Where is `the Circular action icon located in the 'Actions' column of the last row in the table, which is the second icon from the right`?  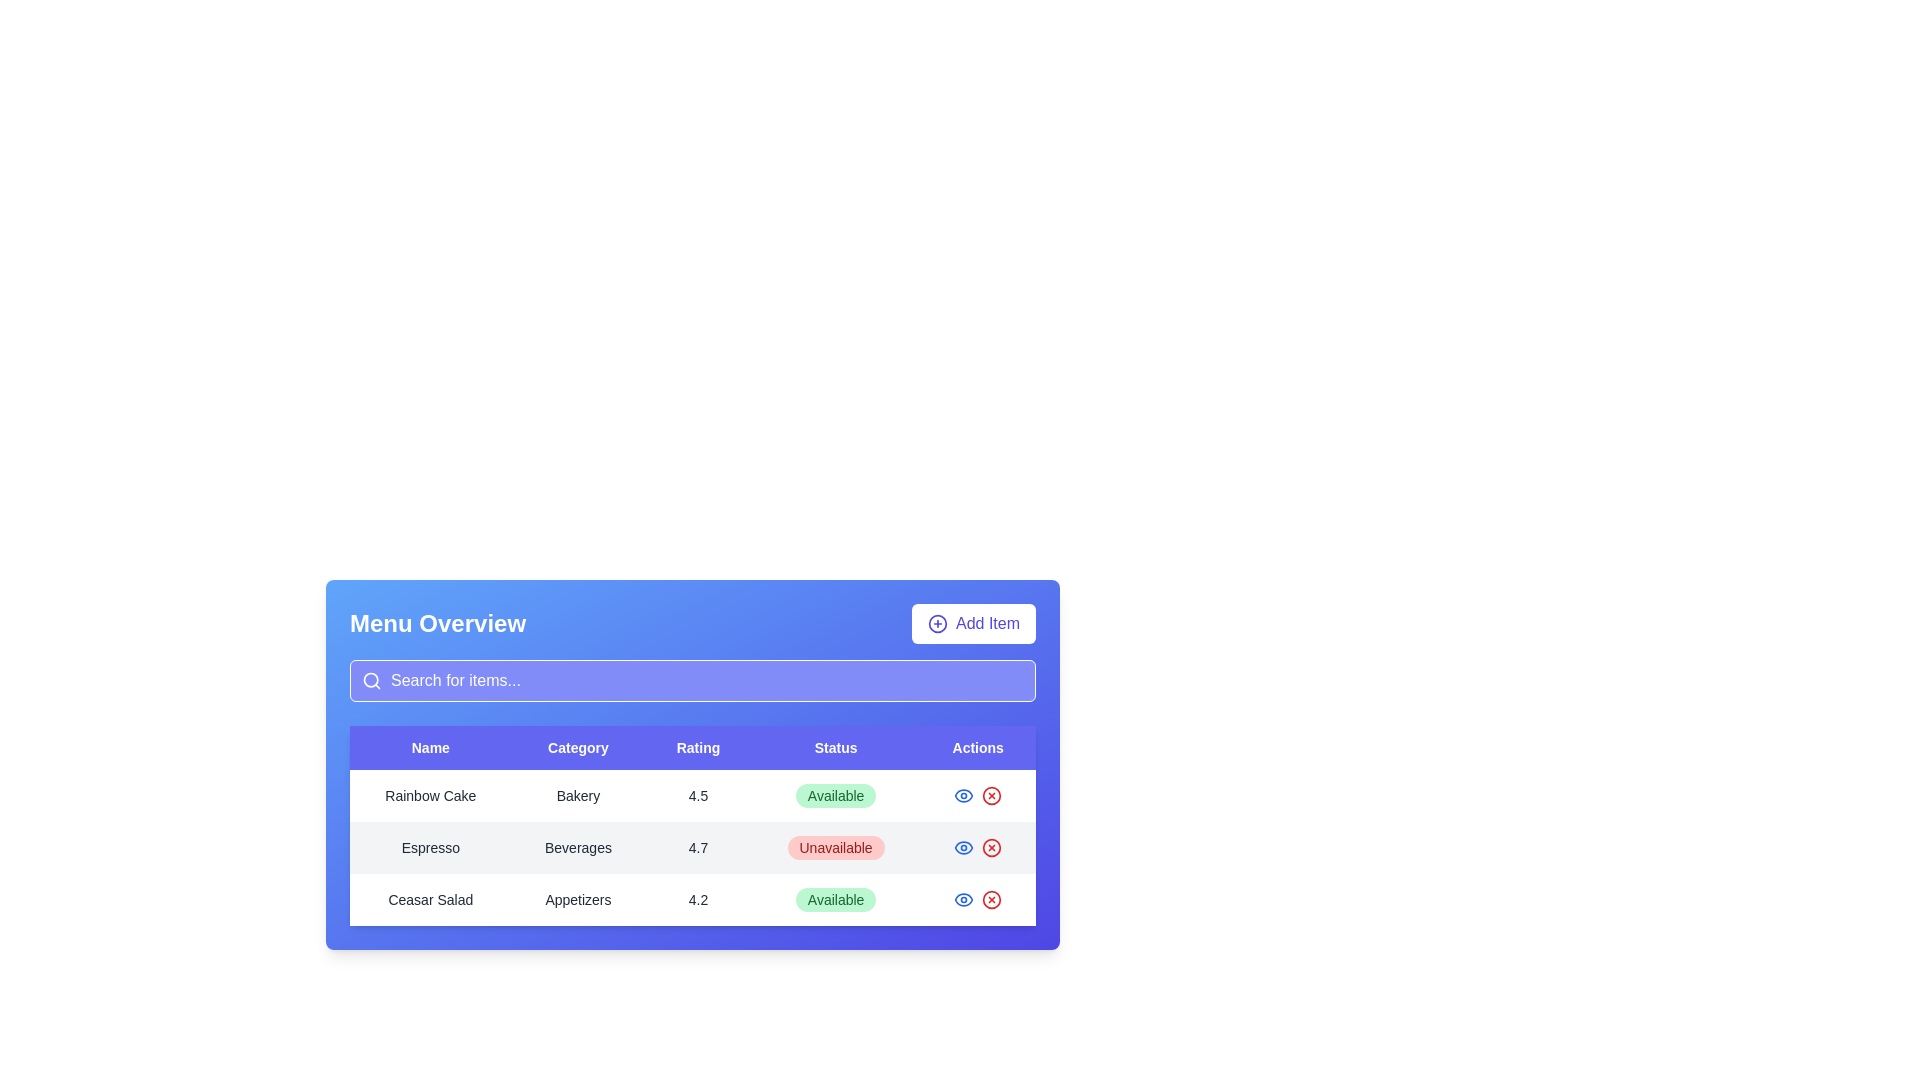 the Circular action icon located in the 'Actions' column of the last row in the table, which is the second icon from the right is located at coordinates (992, 898).